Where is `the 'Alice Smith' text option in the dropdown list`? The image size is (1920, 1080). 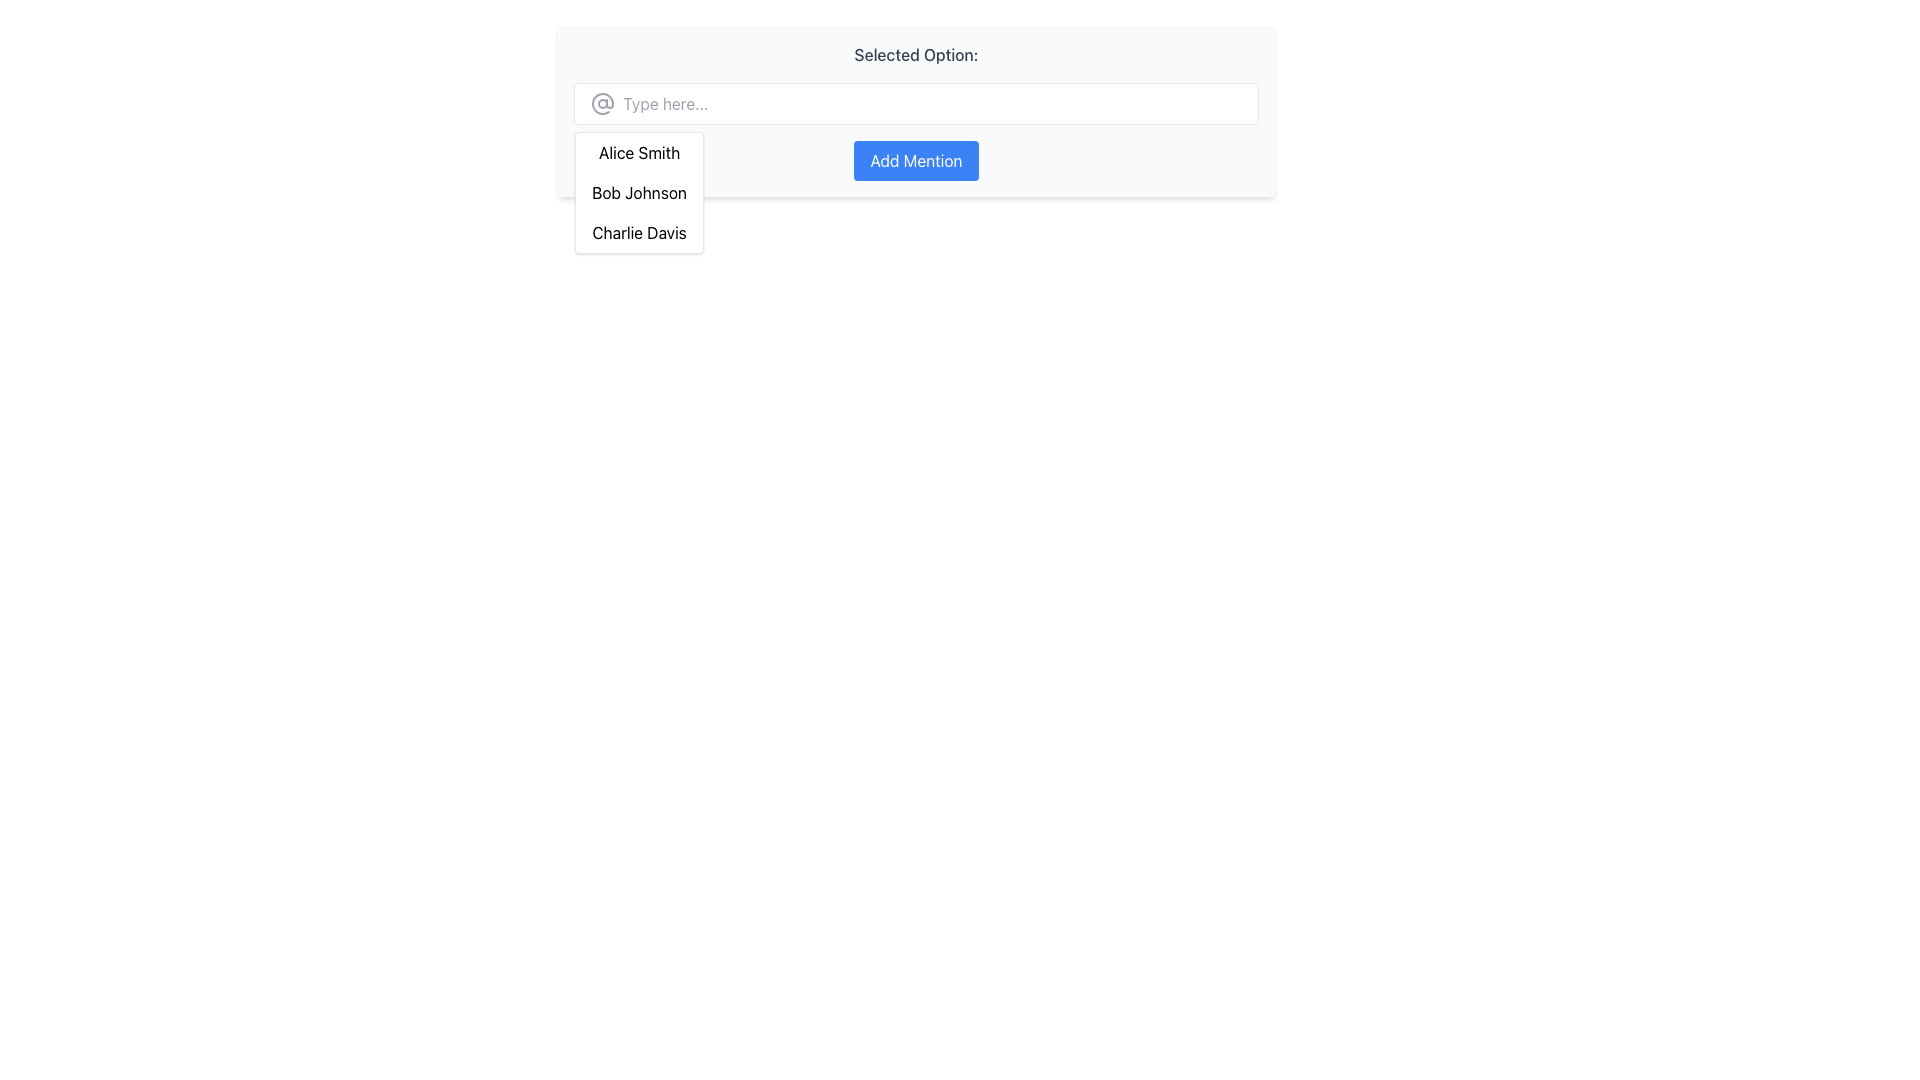 the 'Alice Smith' text option in the dropdown list is located at coordinates (638, 152).